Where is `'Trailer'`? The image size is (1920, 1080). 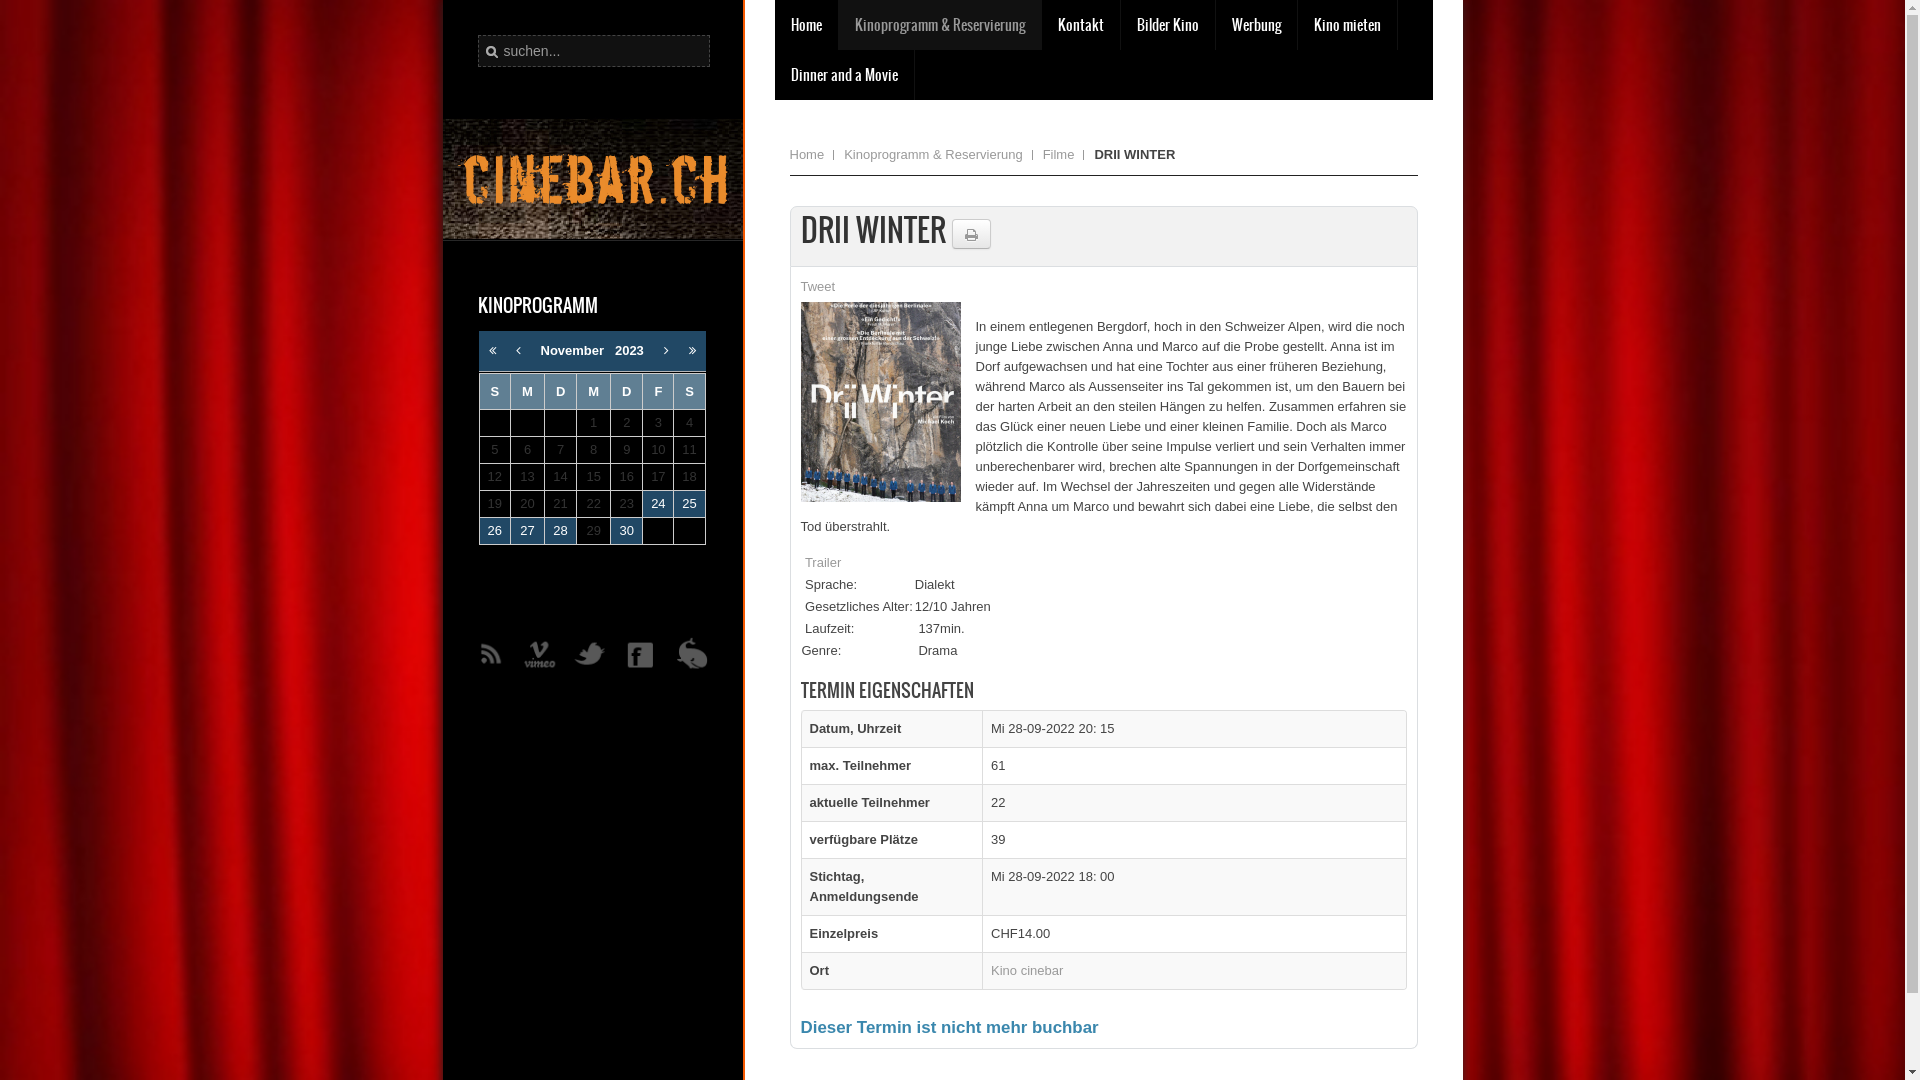
'Trailer' is located at coordinates (822, 561).